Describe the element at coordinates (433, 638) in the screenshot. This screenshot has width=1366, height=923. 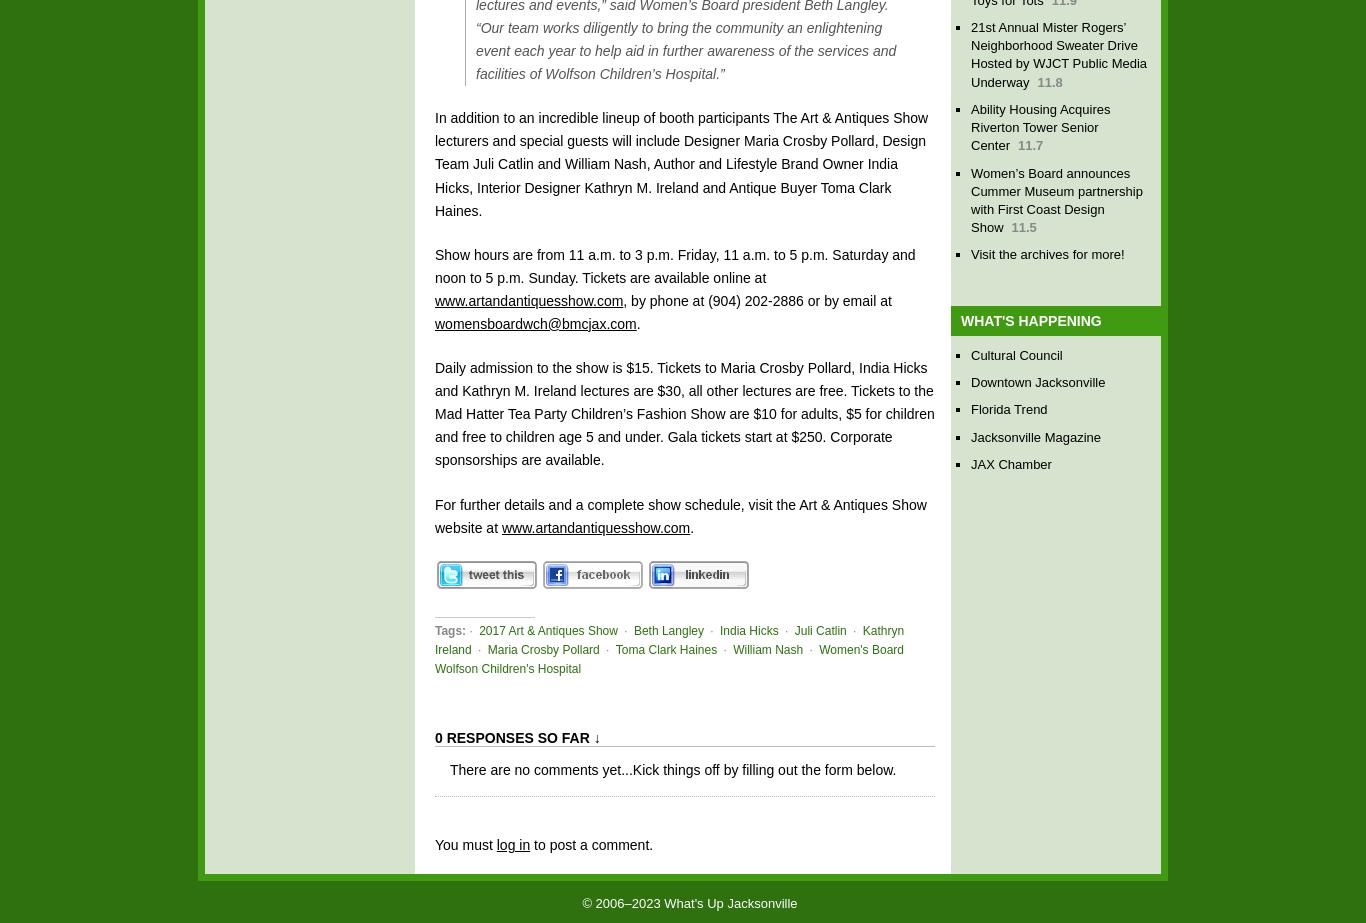
I see `'Kathryn Ireland'` at that location.